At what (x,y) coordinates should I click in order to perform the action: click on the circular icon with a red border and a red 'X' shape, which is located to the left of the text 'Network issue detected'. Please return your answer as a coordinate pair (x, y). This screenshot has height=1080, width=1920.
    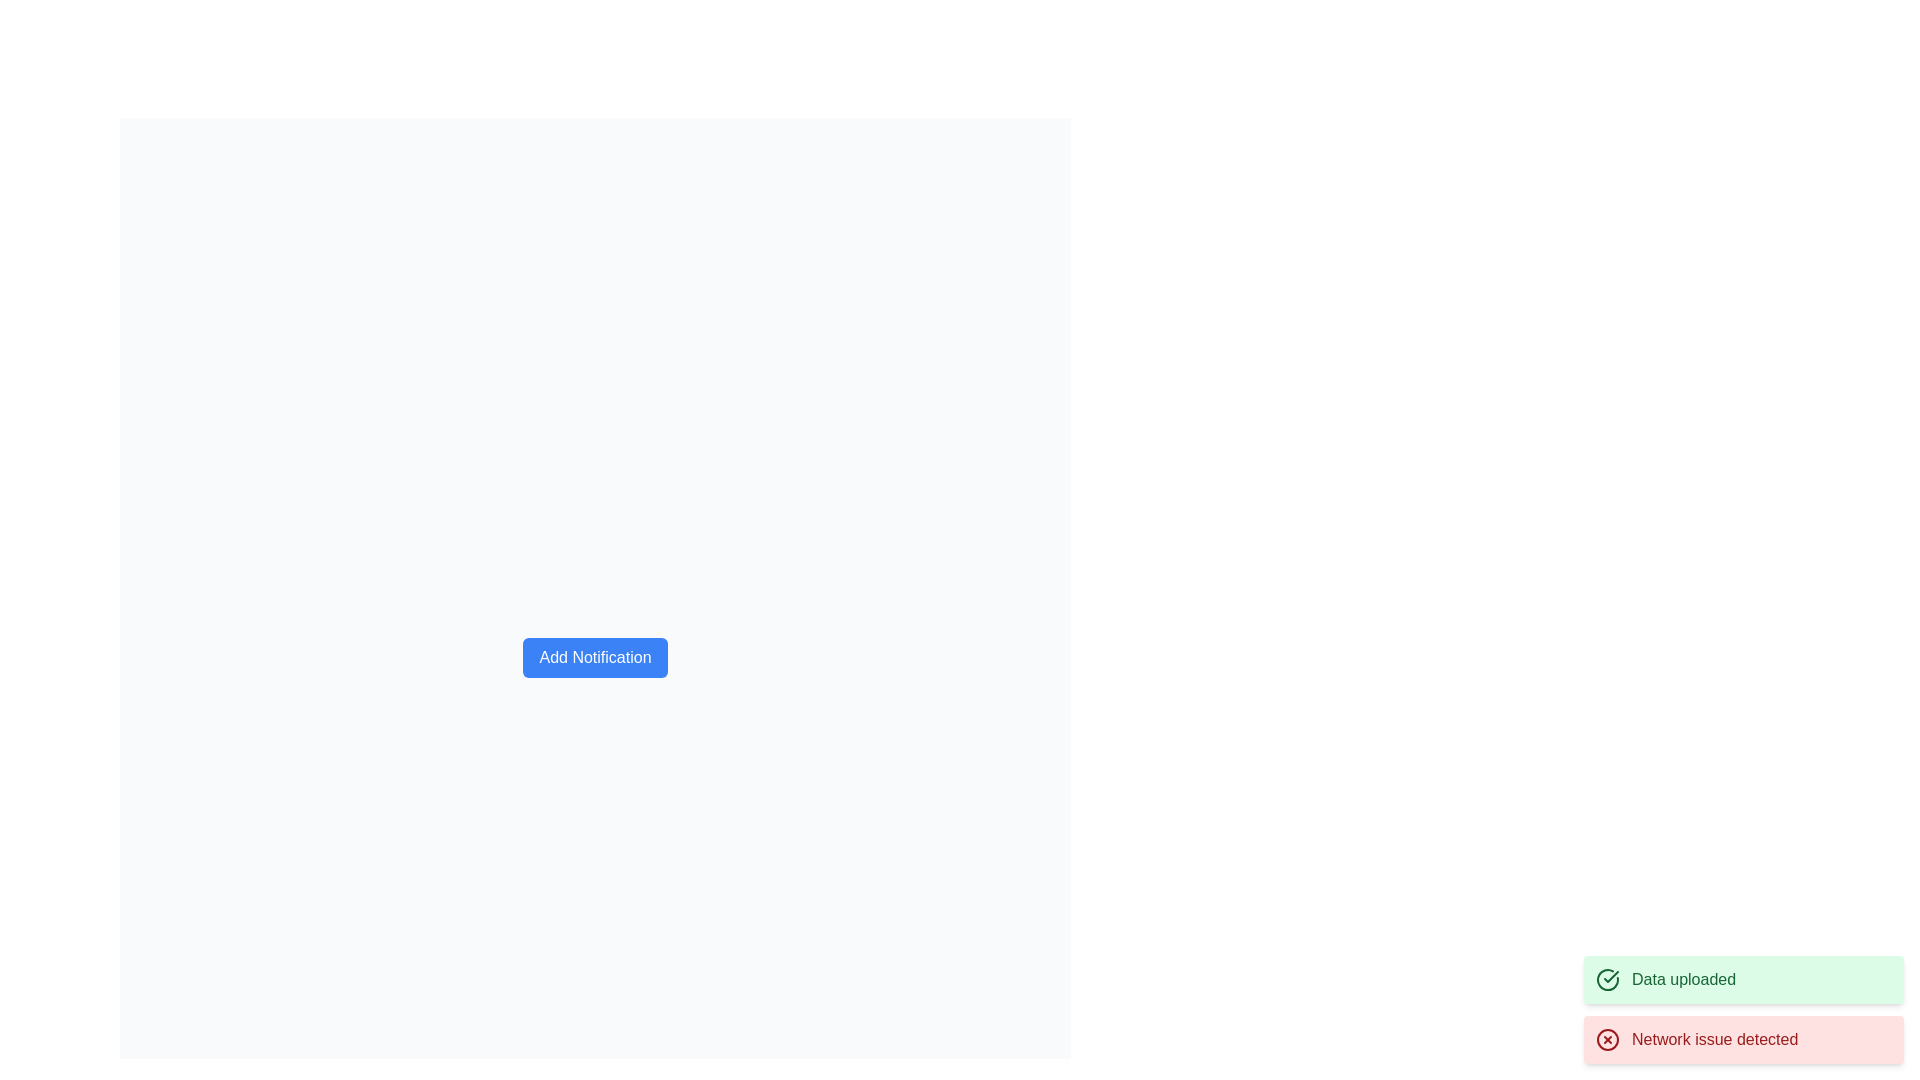
    Looking at the image, I should click on (1608, 1039).